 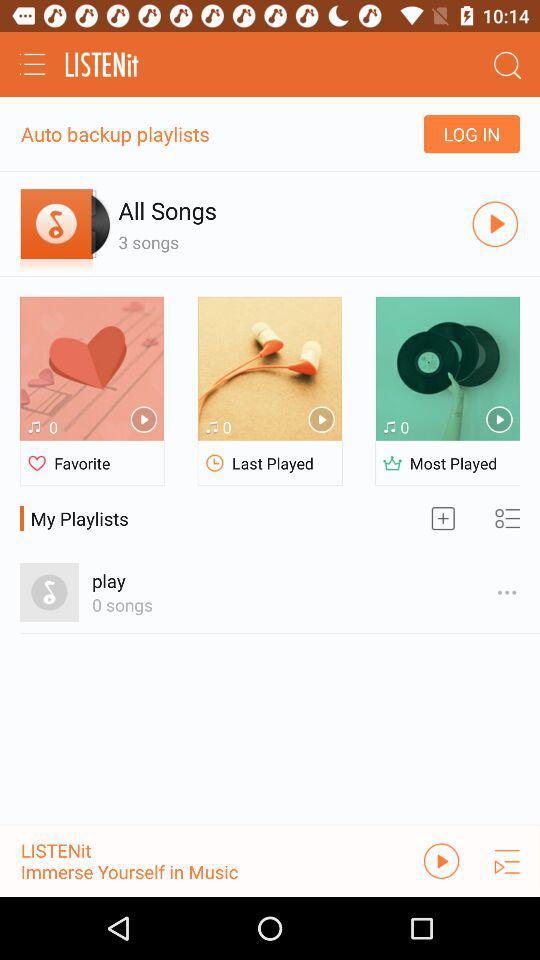 I want to click on the pause icon in the bottom right, so click(x=441, y=860).